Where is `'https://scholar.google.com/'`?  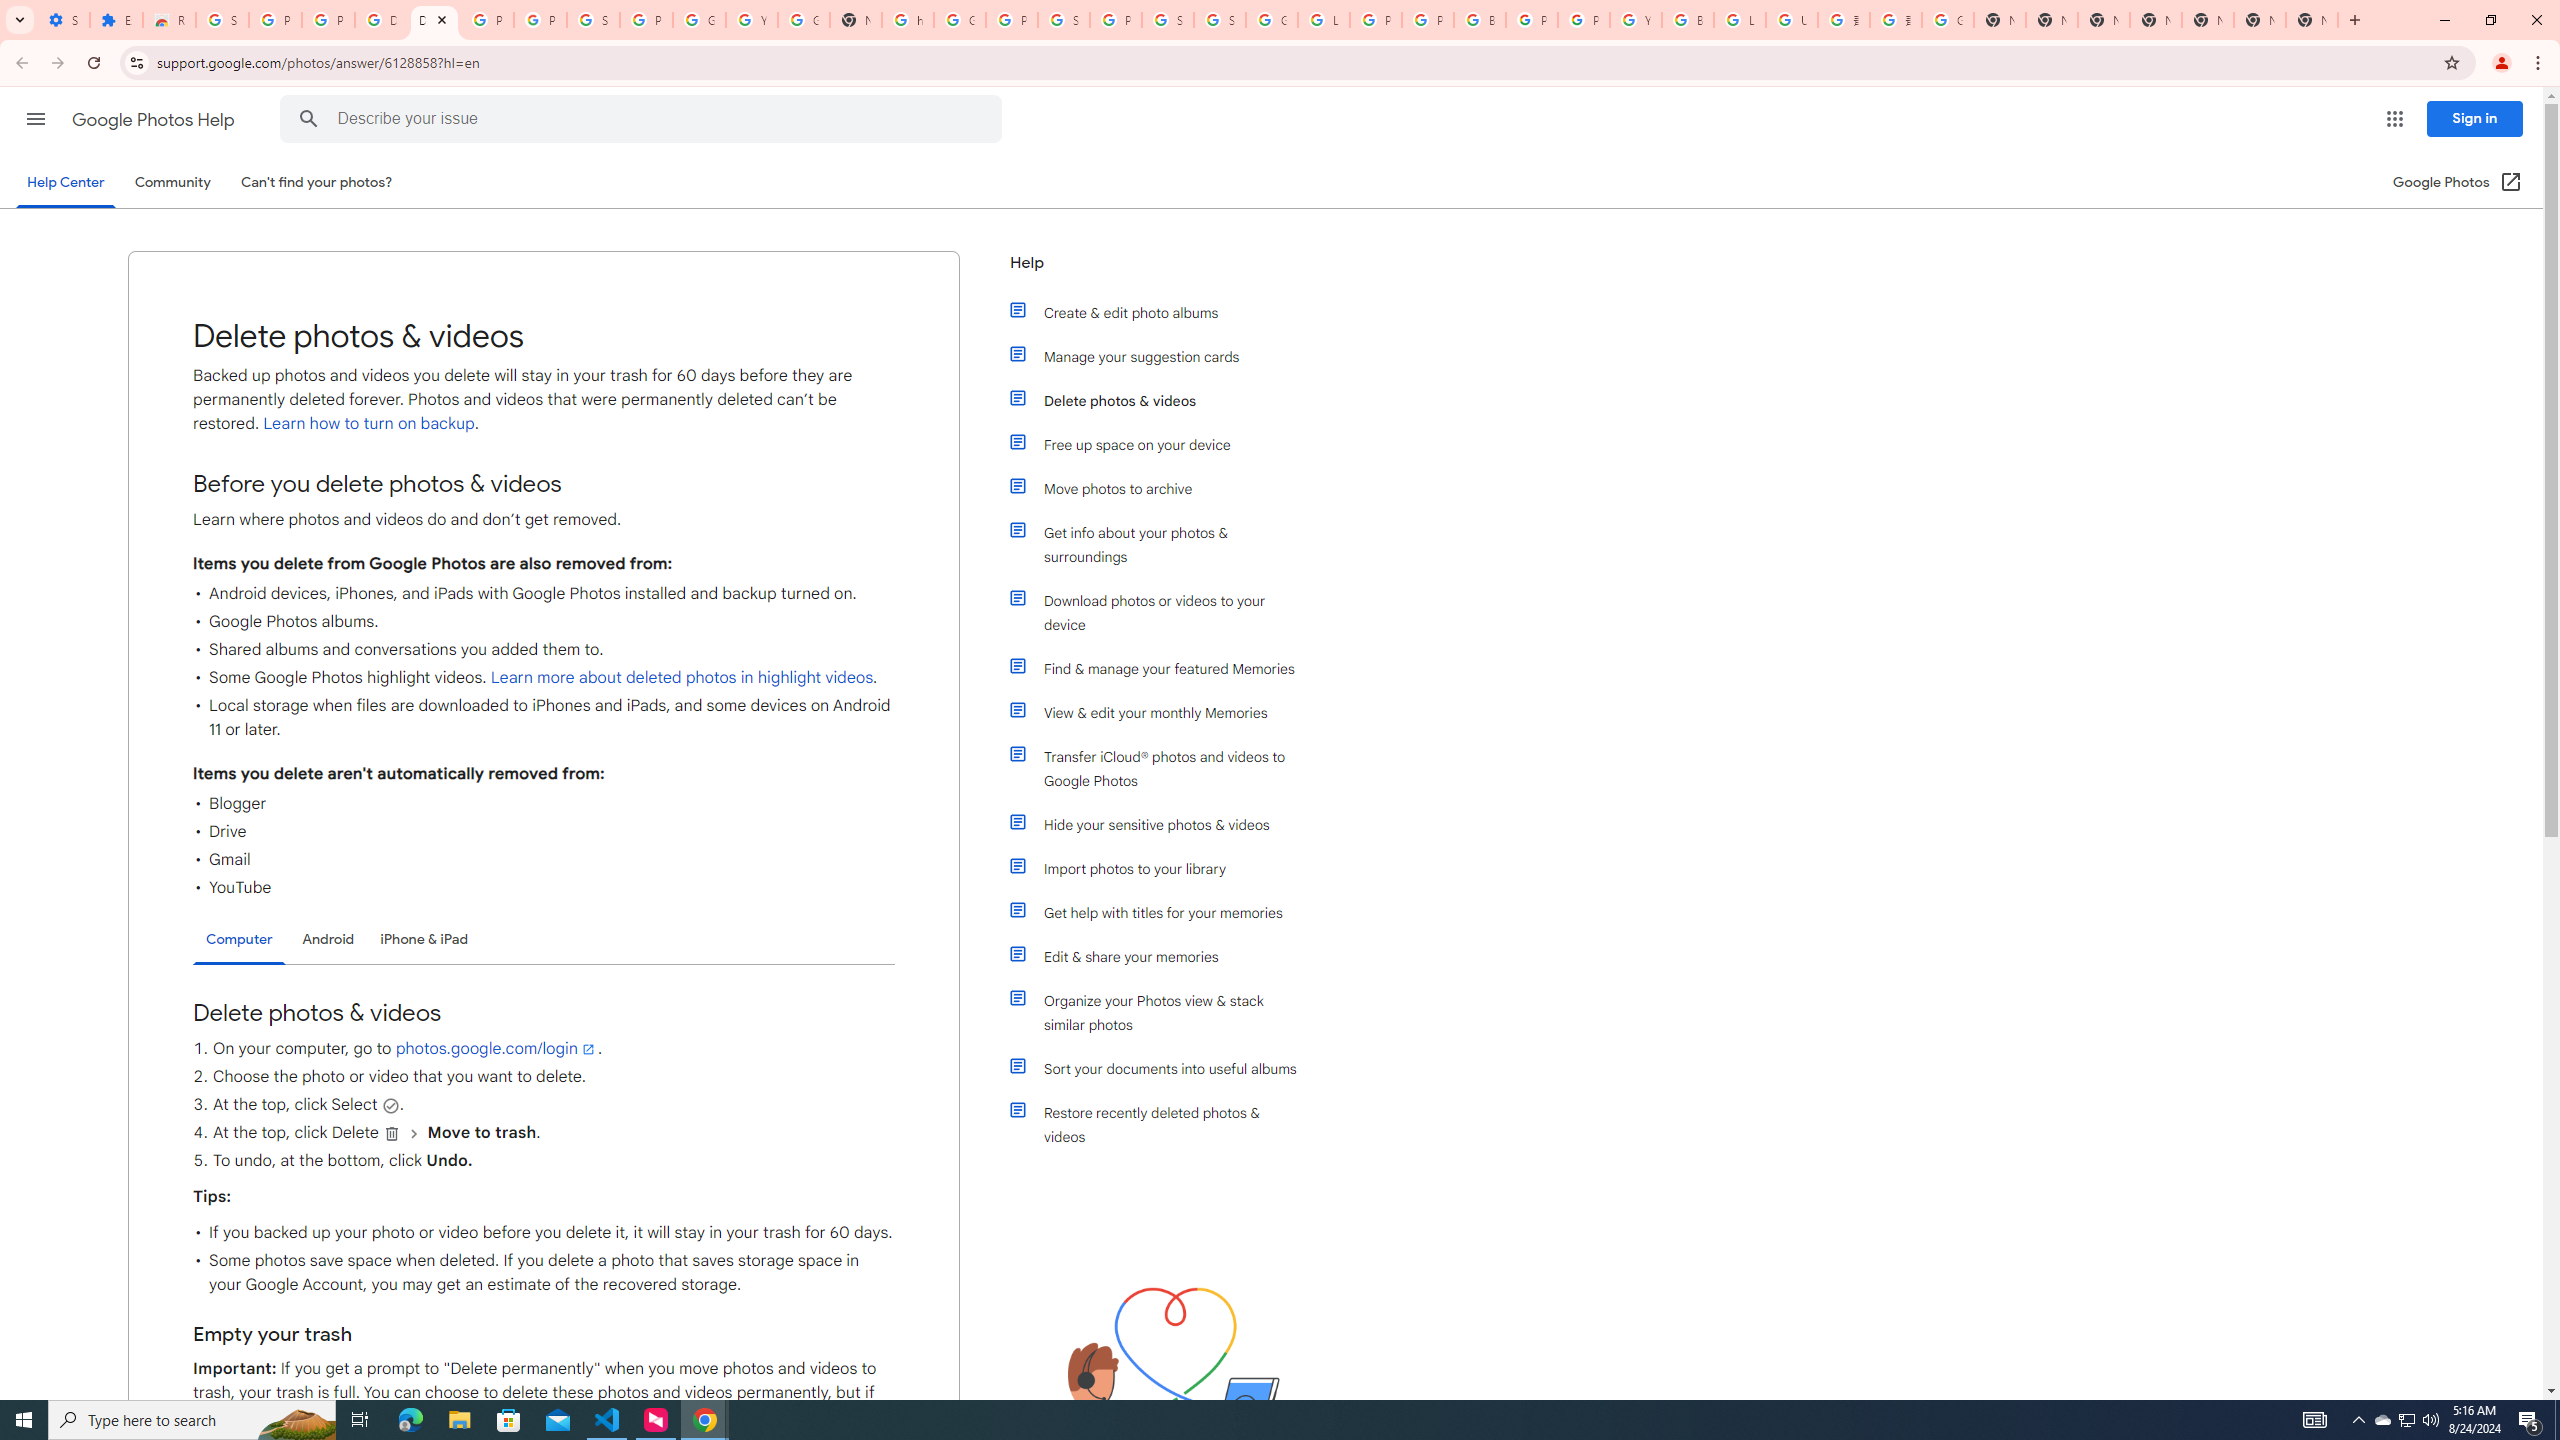 'https://scholar.google.com/' is located at coordinates (906, 19).